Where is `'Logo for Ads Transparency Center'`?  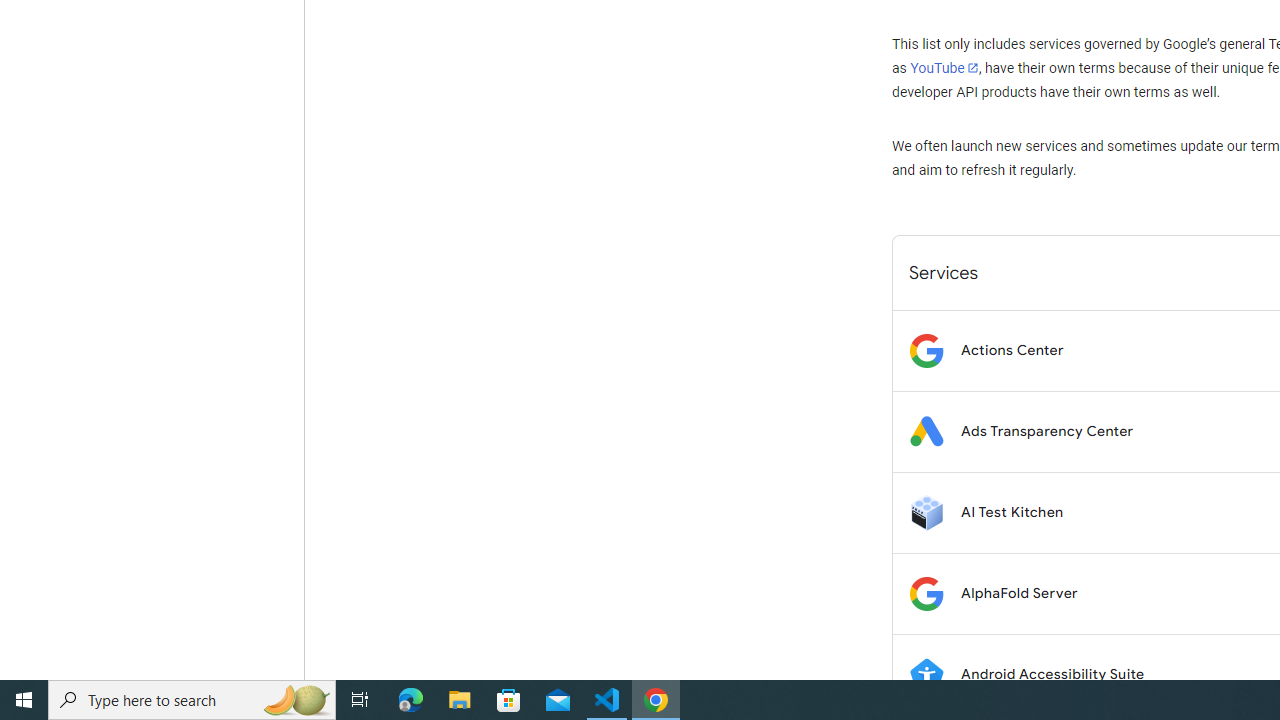 'Logo for Ads Transparency Center' is located at coordinates (925, 430).